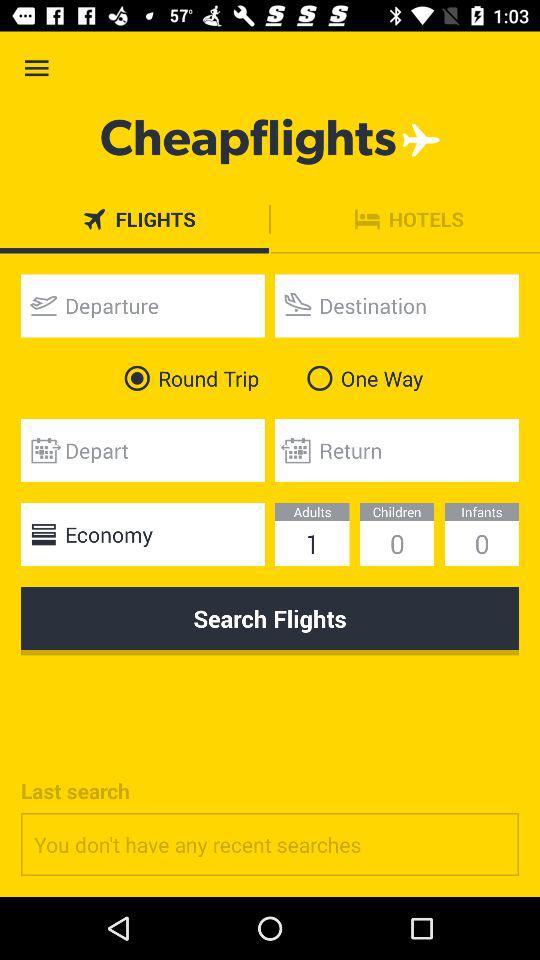 The image size is (540, 960). What do you see at coordinates (187, 377) in the screenshot?
I see `item next to the one way item` at bounding box center [187, 377].